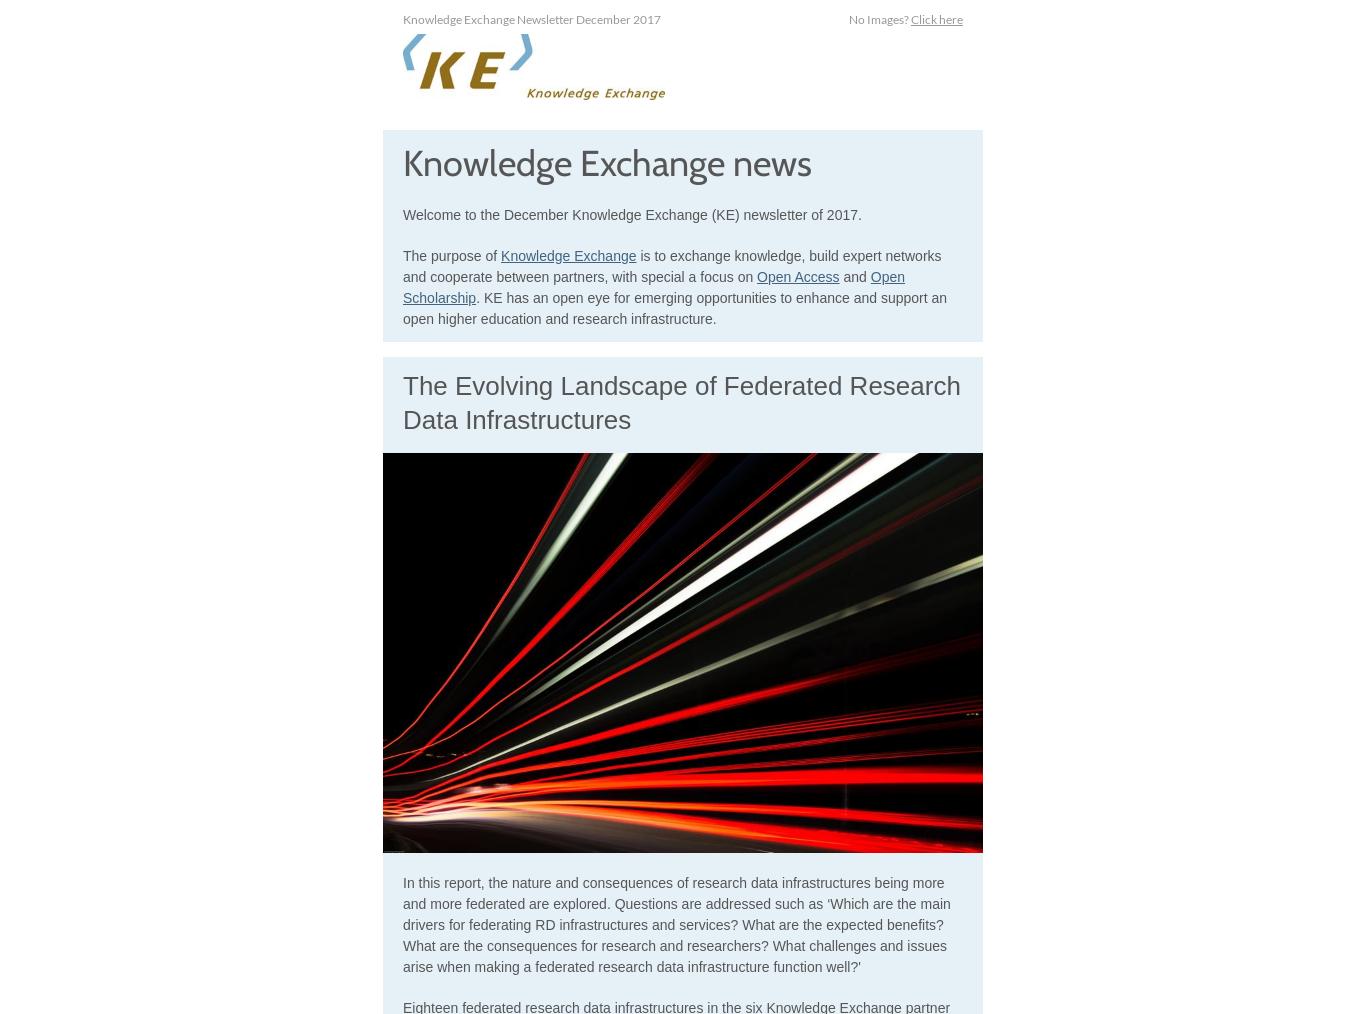  Describe the element at coordinates (653, 287) in the screenshot. I see `'Open 
Scholarship'` at that location.